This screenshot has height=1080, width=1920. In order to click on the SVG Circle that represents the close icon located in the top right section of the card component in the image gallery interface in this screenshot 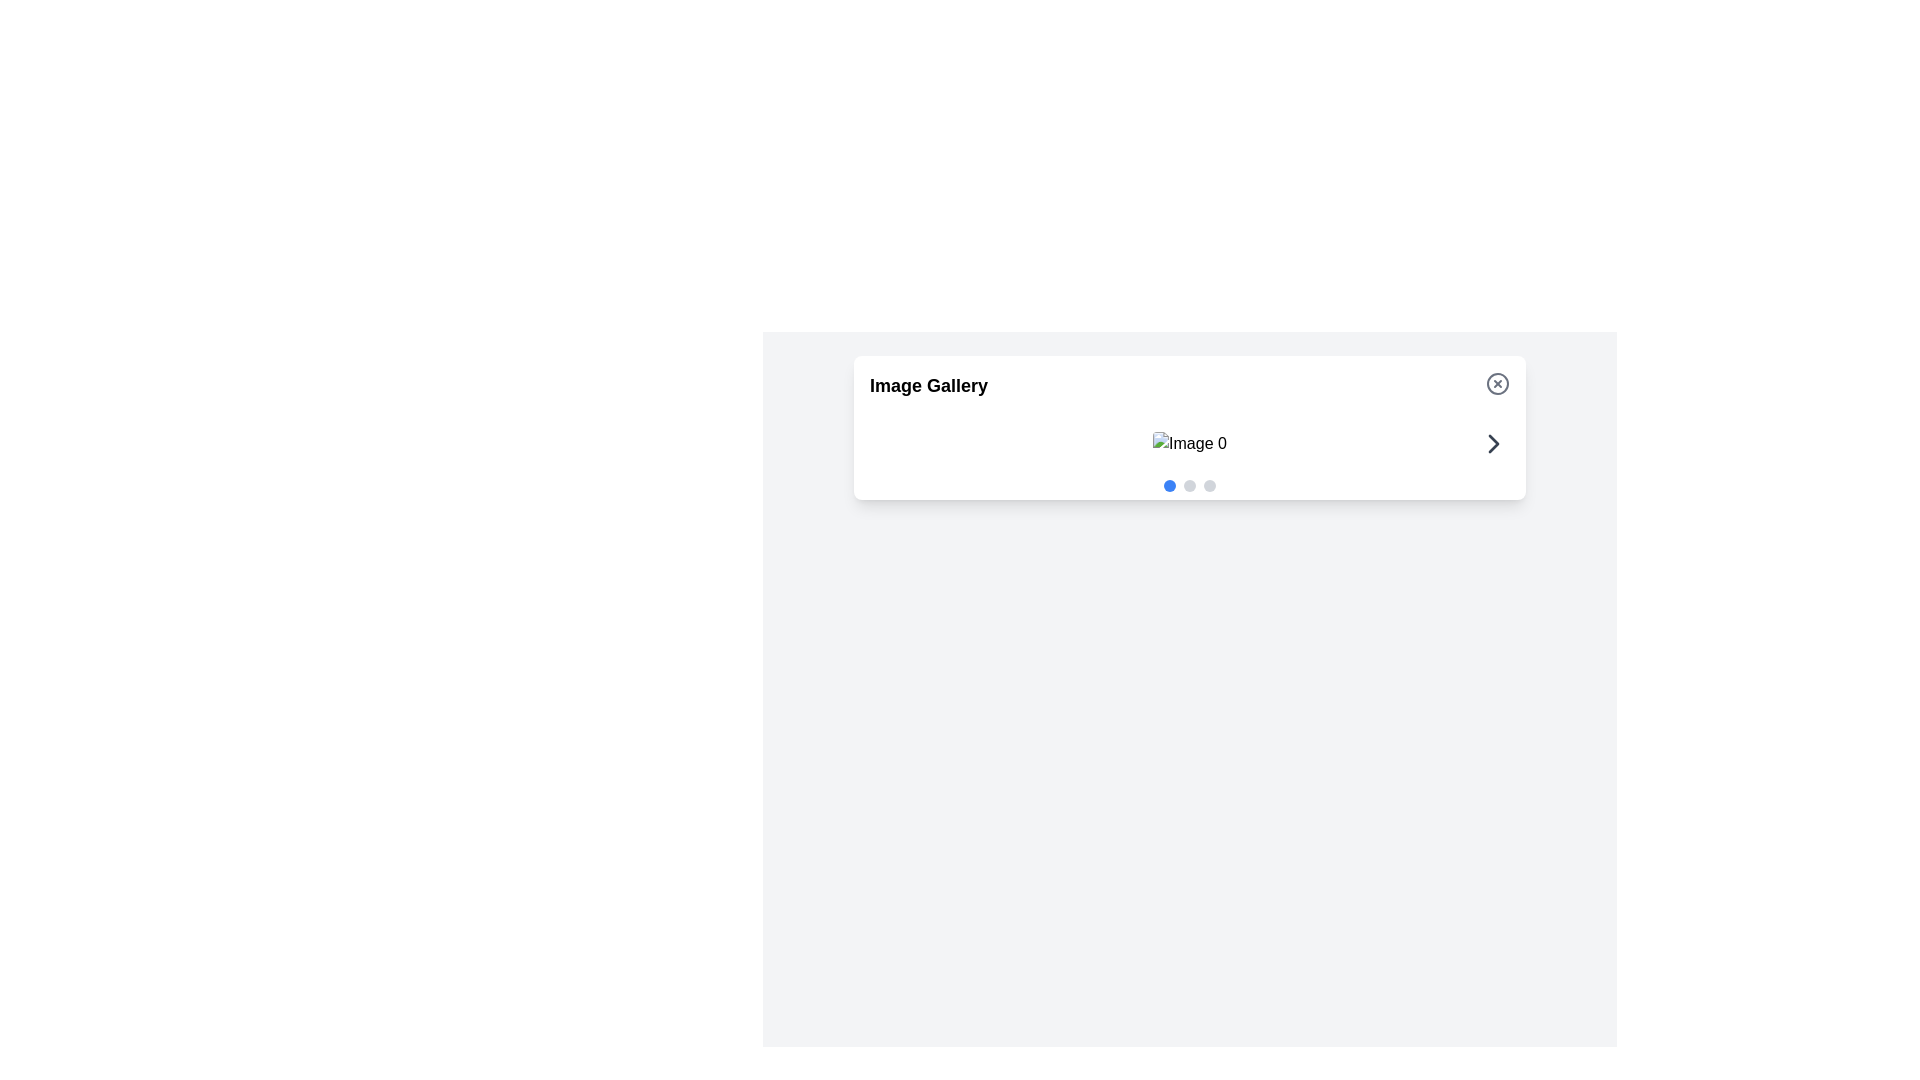, I will do `click(1497, 384)`.